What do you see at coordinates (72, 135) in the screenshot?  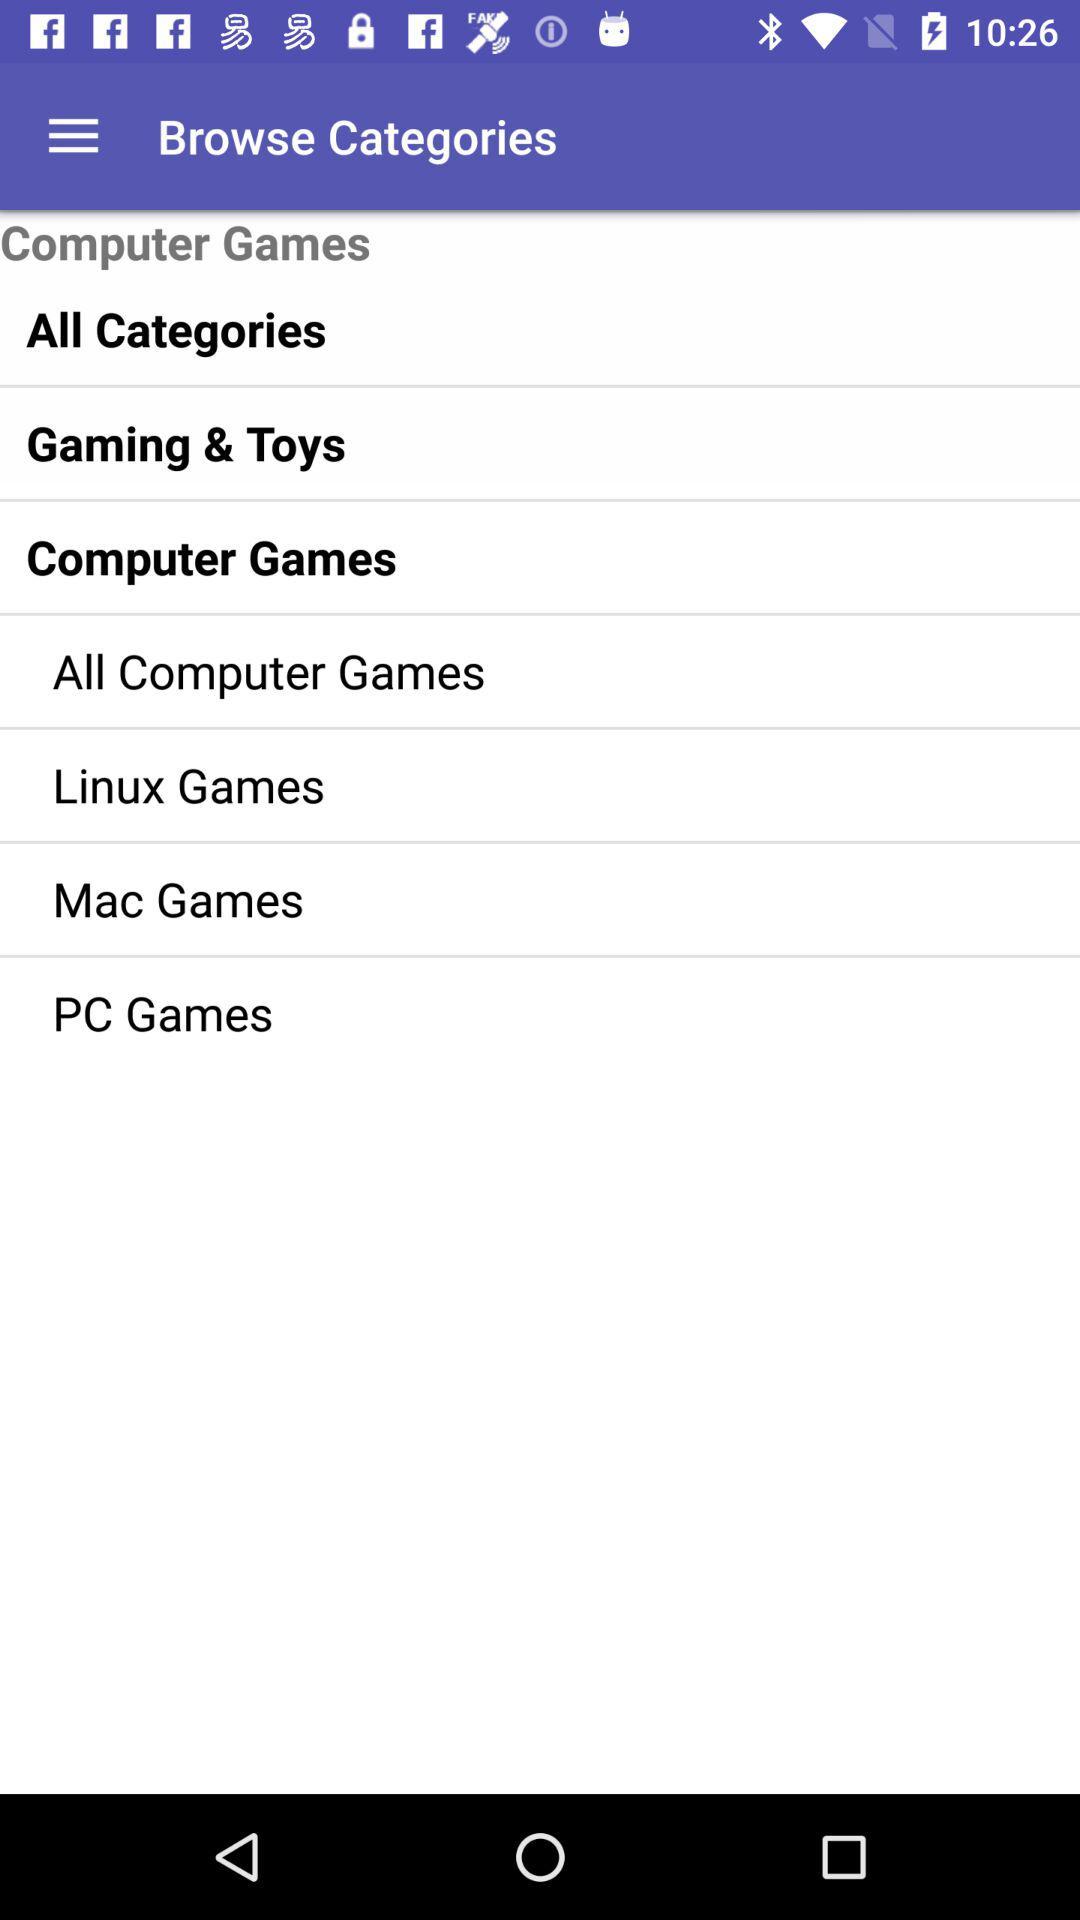 I see `item to the left of browse categories icon` at bounding box center [72, 135].